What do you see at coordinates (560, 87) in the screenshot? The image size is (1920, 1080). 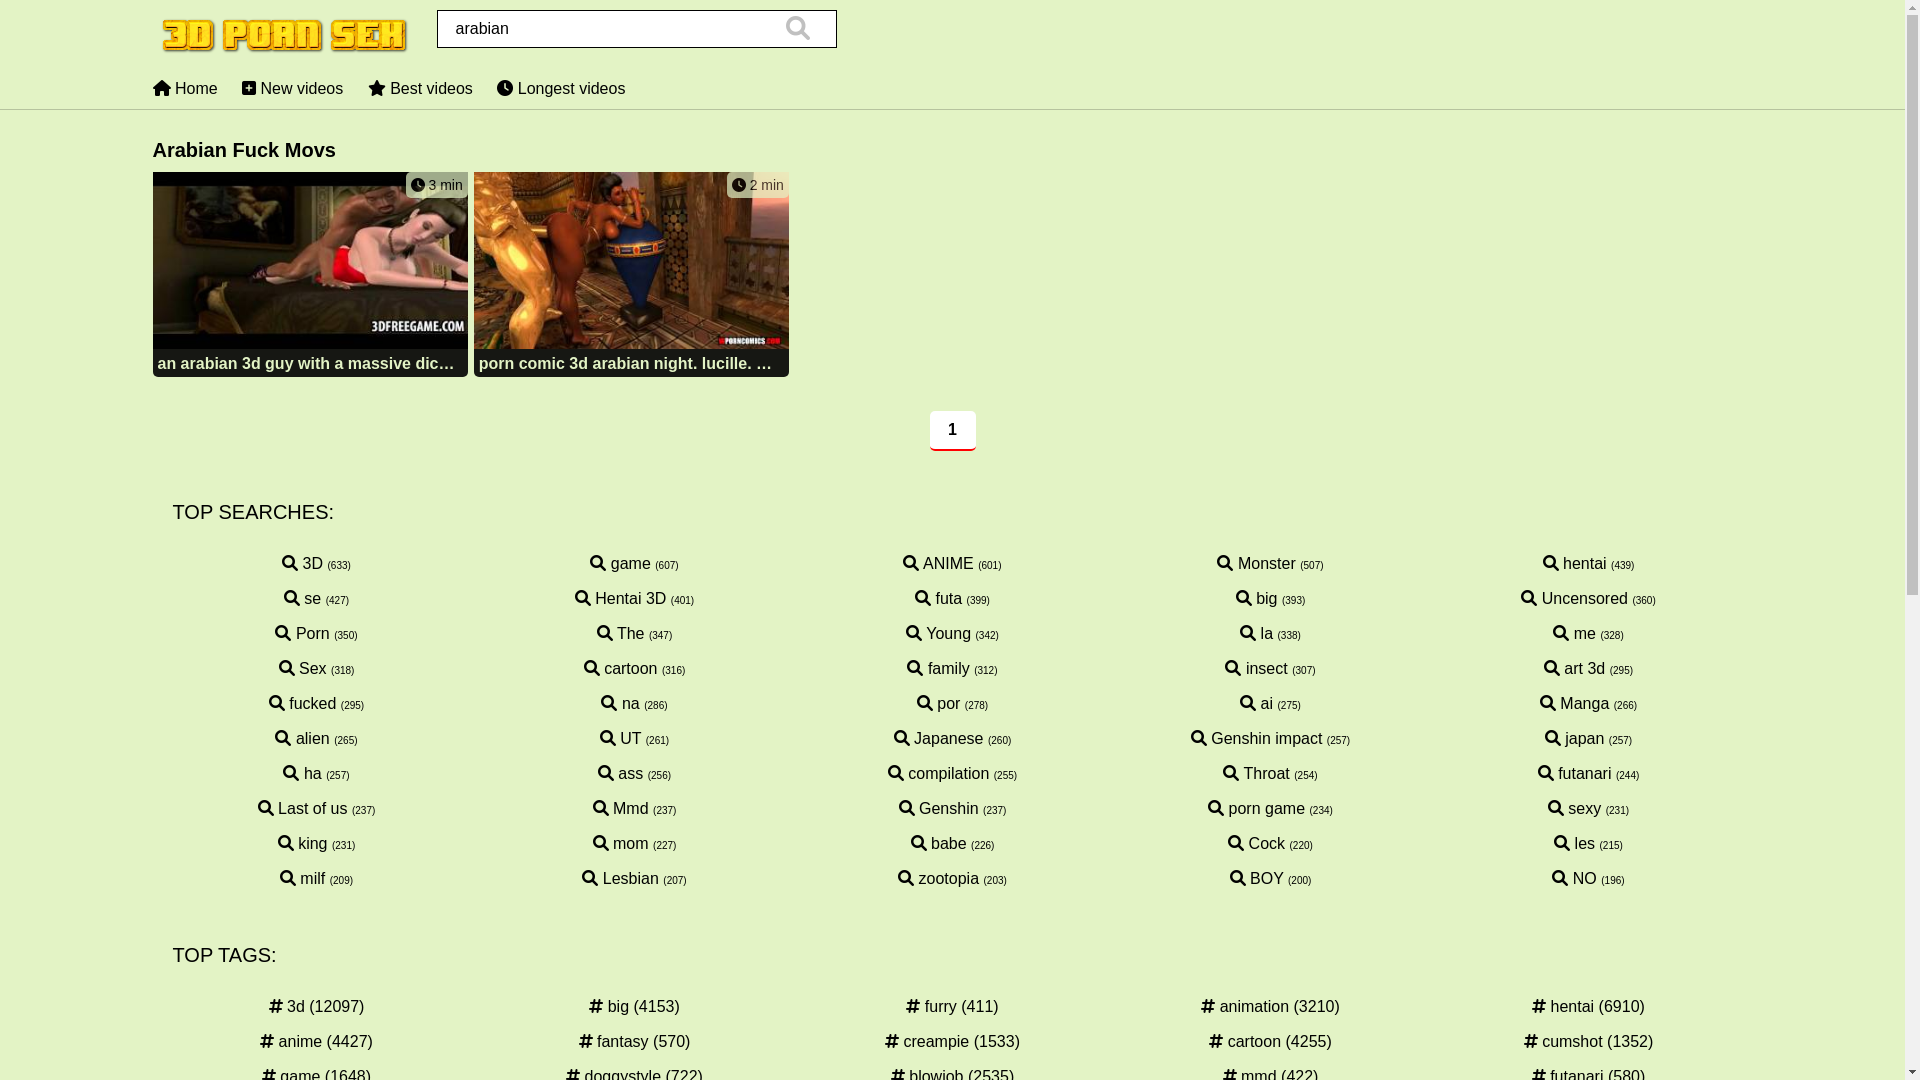 I see `'Longest videos'` at bounding box center [560, 87].